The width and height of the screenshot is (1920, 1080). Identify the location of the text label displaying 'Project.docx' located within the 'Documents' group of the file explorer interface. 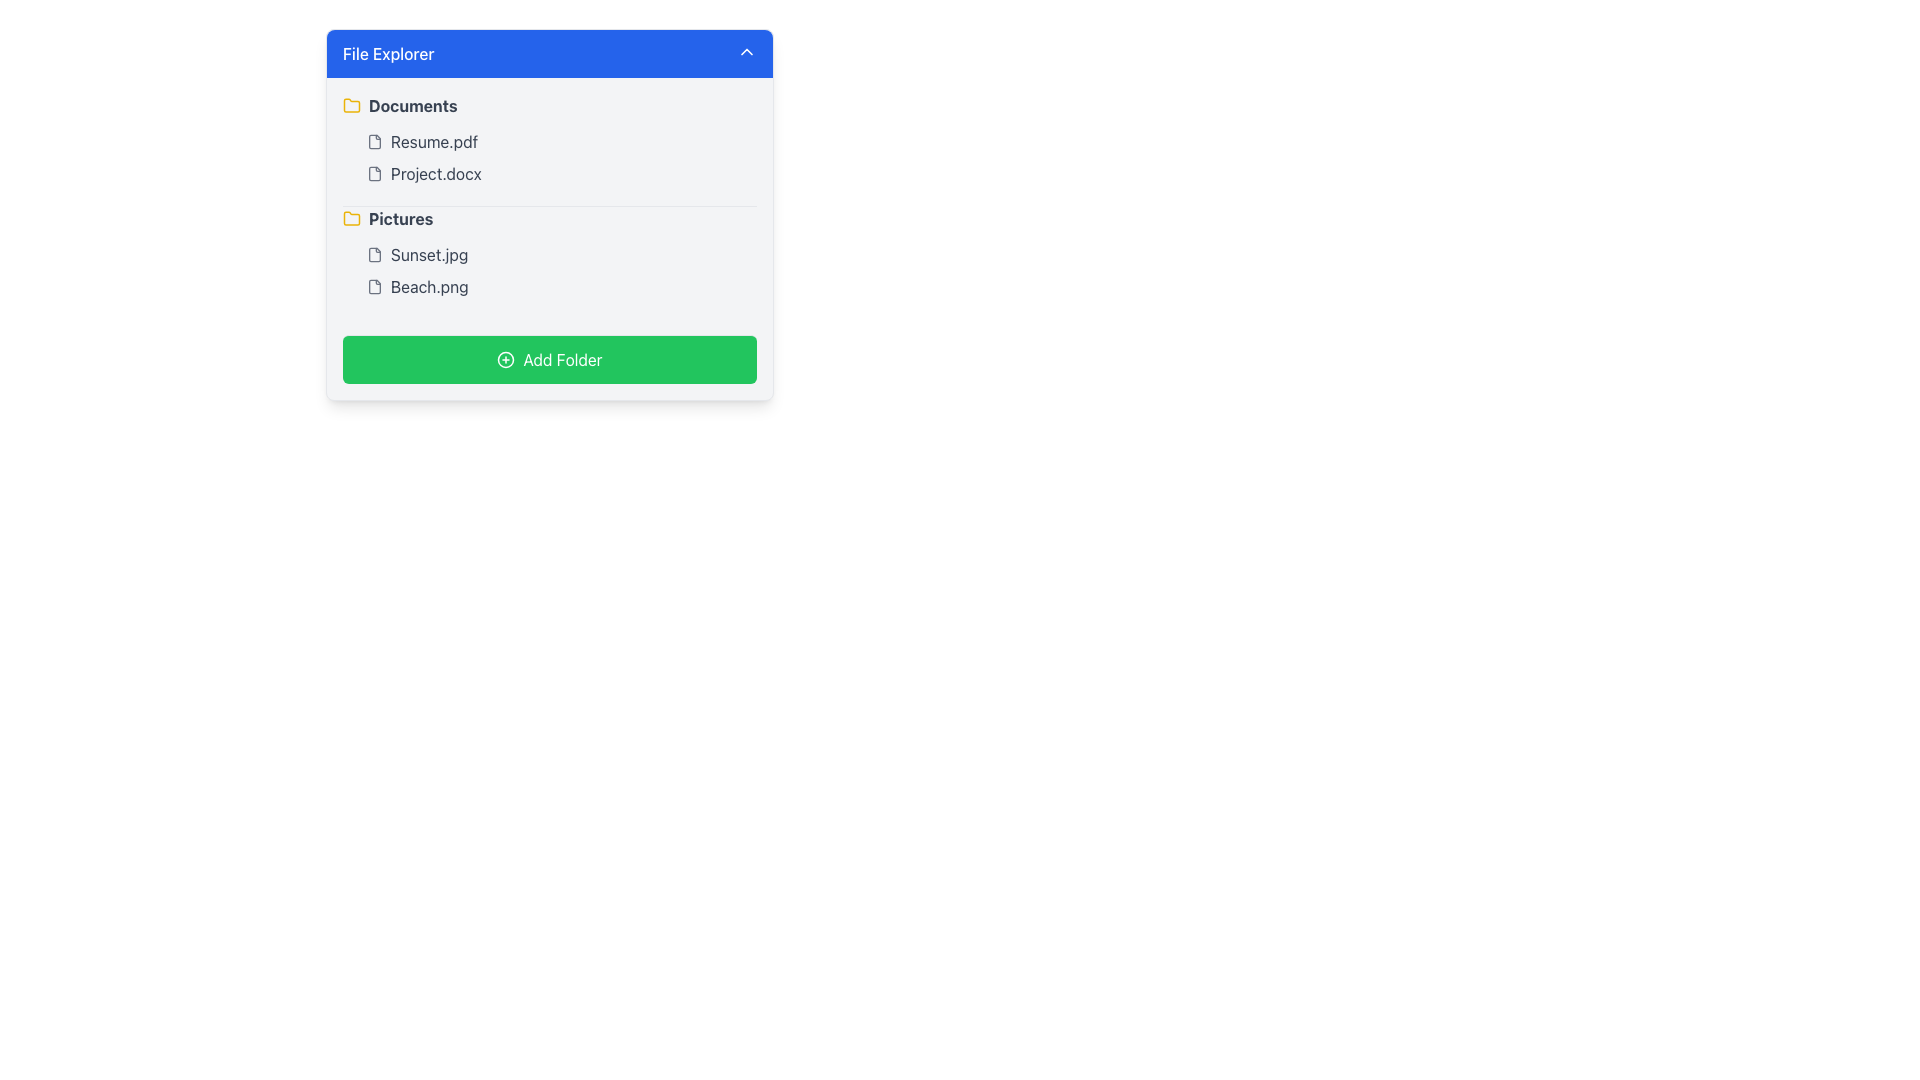
(435, 172).